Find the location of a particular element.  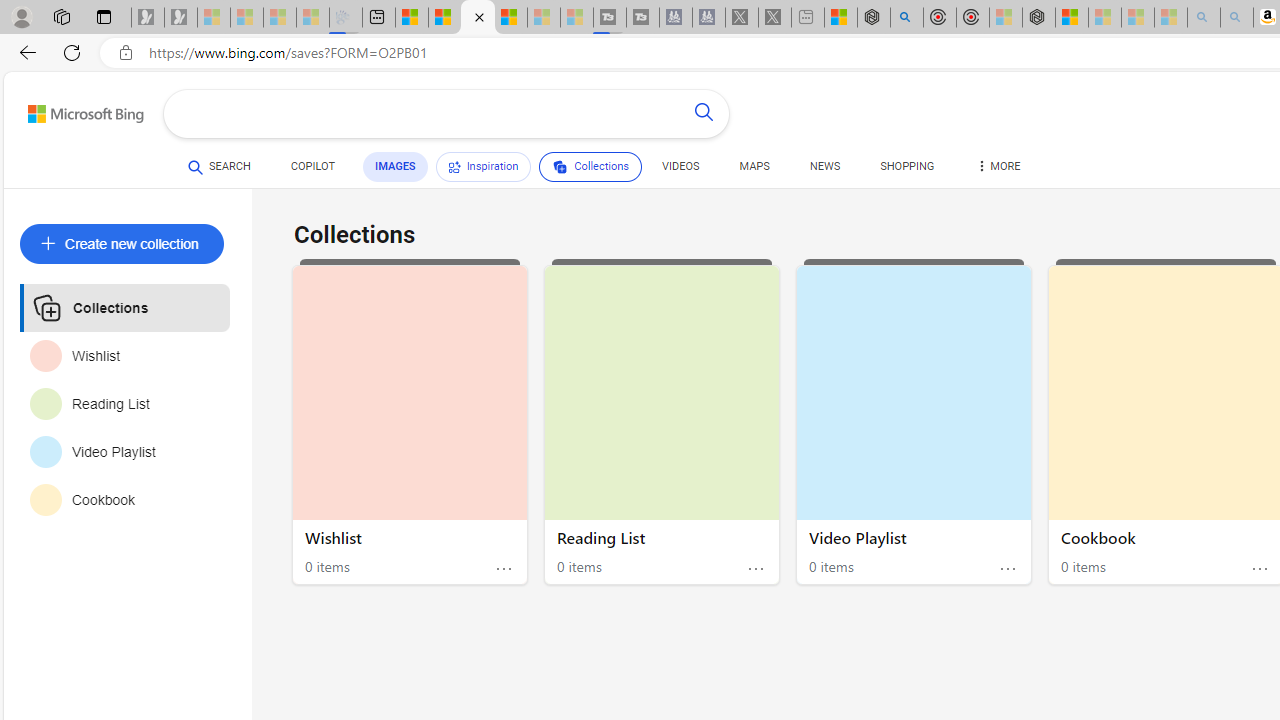

'COPILOT' is located at coordinates (311, 168).